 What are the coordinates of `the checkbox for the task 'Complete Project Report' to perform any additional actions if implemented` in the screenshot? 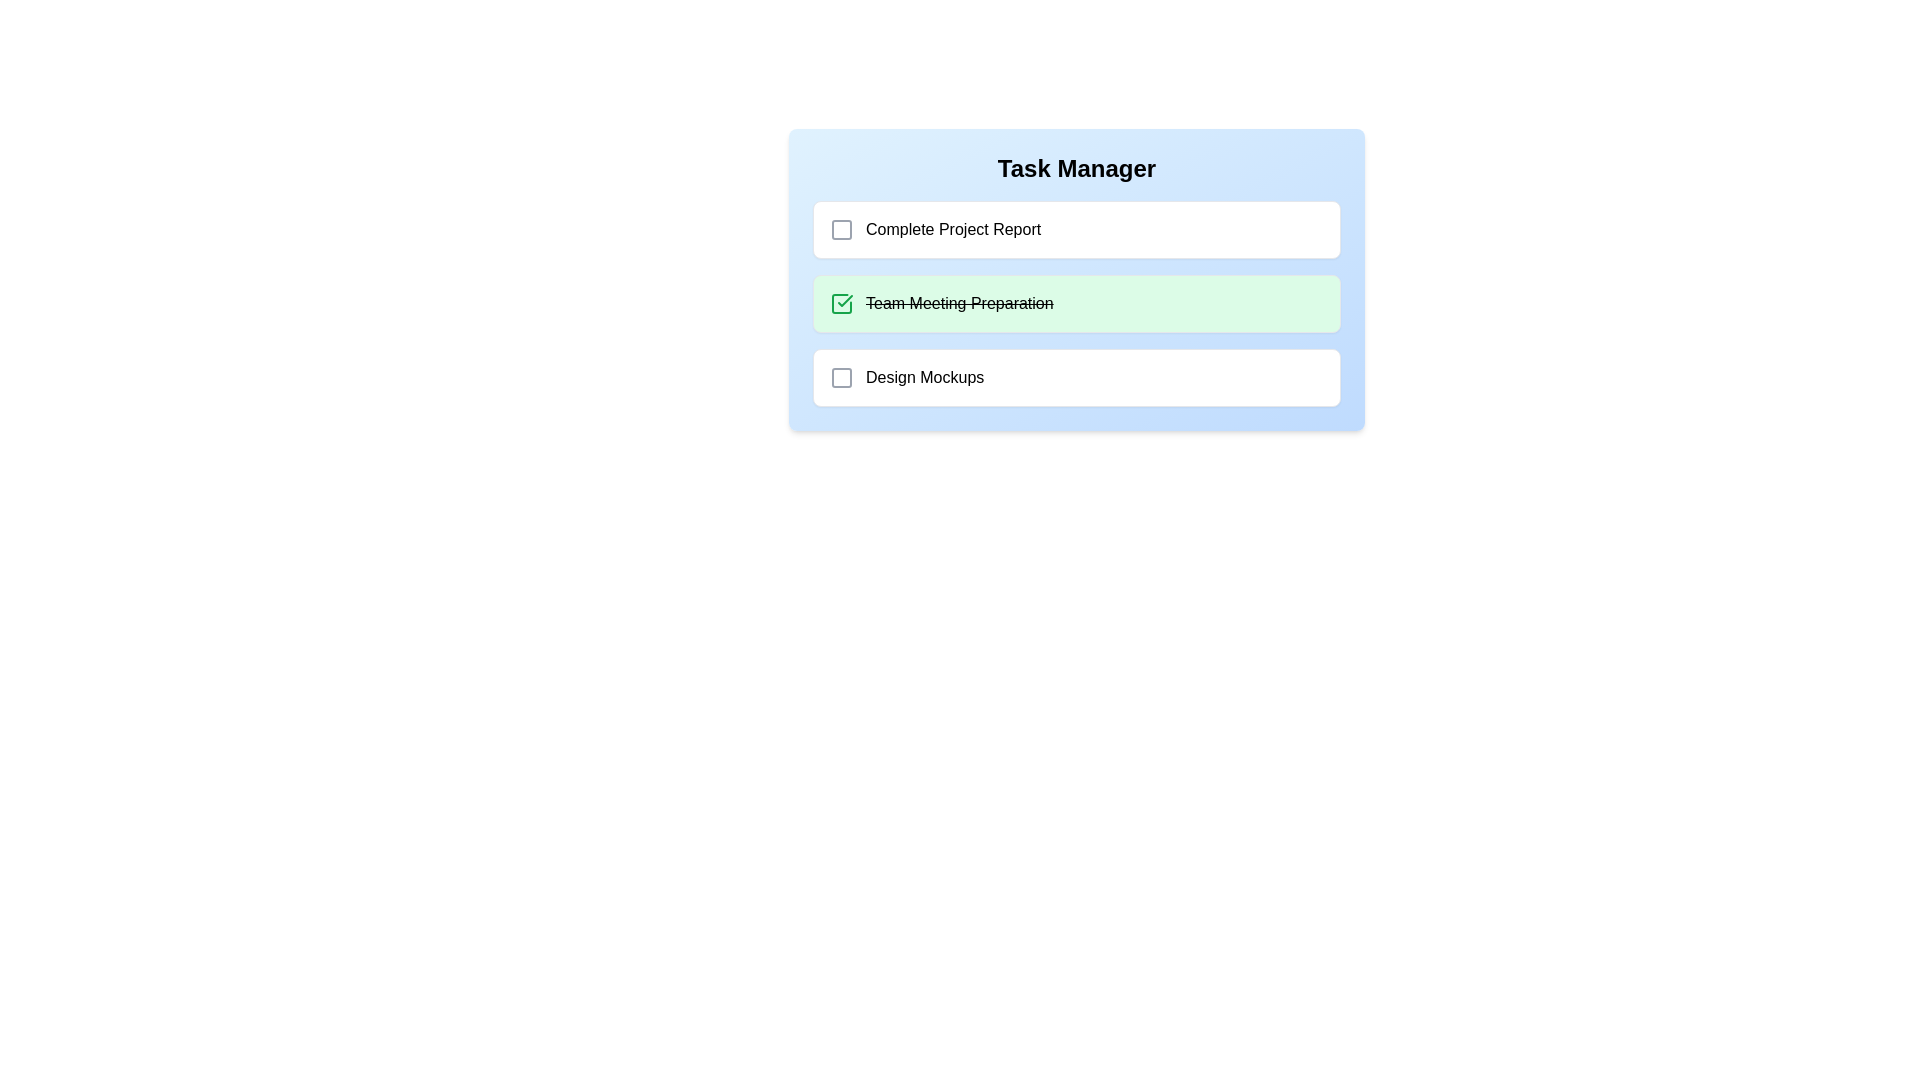 It's located at (841, 229).